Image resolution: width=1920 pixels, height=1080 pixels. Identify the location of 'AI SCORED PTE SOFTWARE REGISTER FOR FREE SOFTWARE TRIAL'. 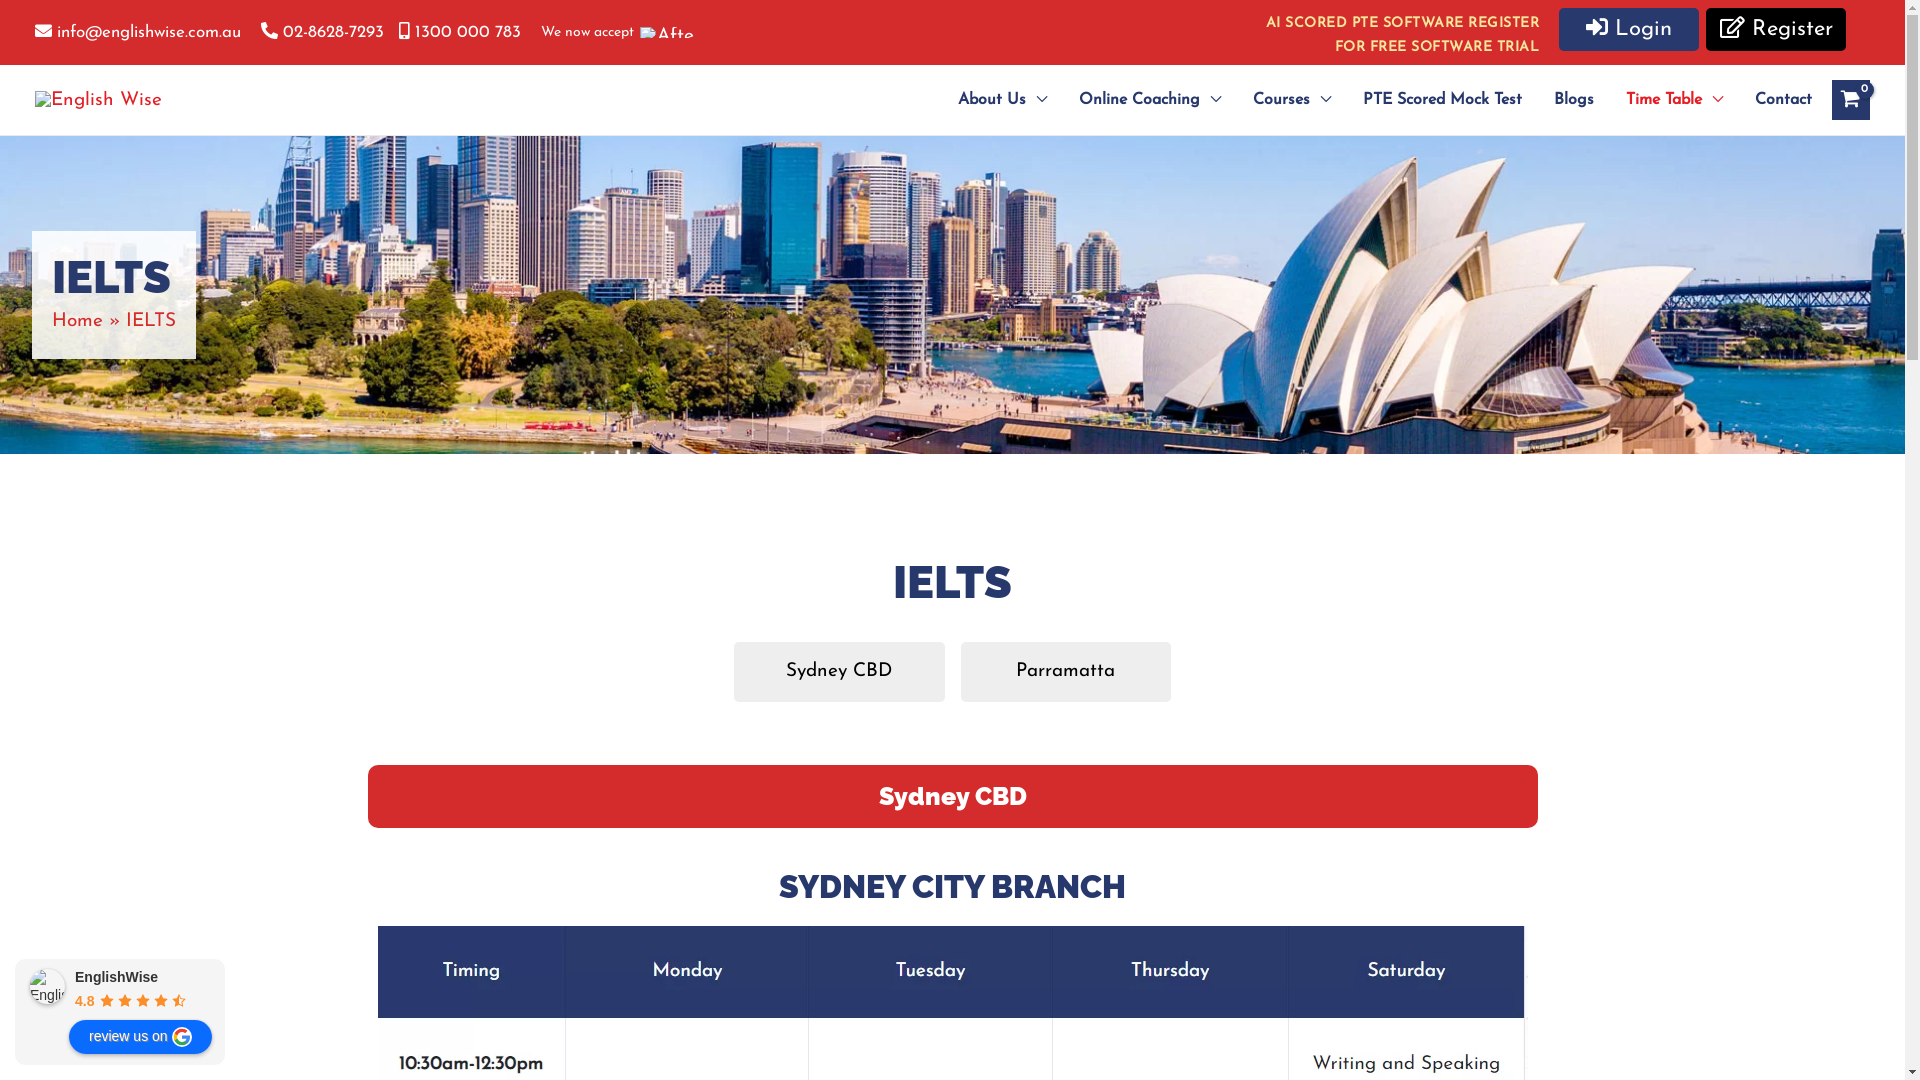
(1401, 35).